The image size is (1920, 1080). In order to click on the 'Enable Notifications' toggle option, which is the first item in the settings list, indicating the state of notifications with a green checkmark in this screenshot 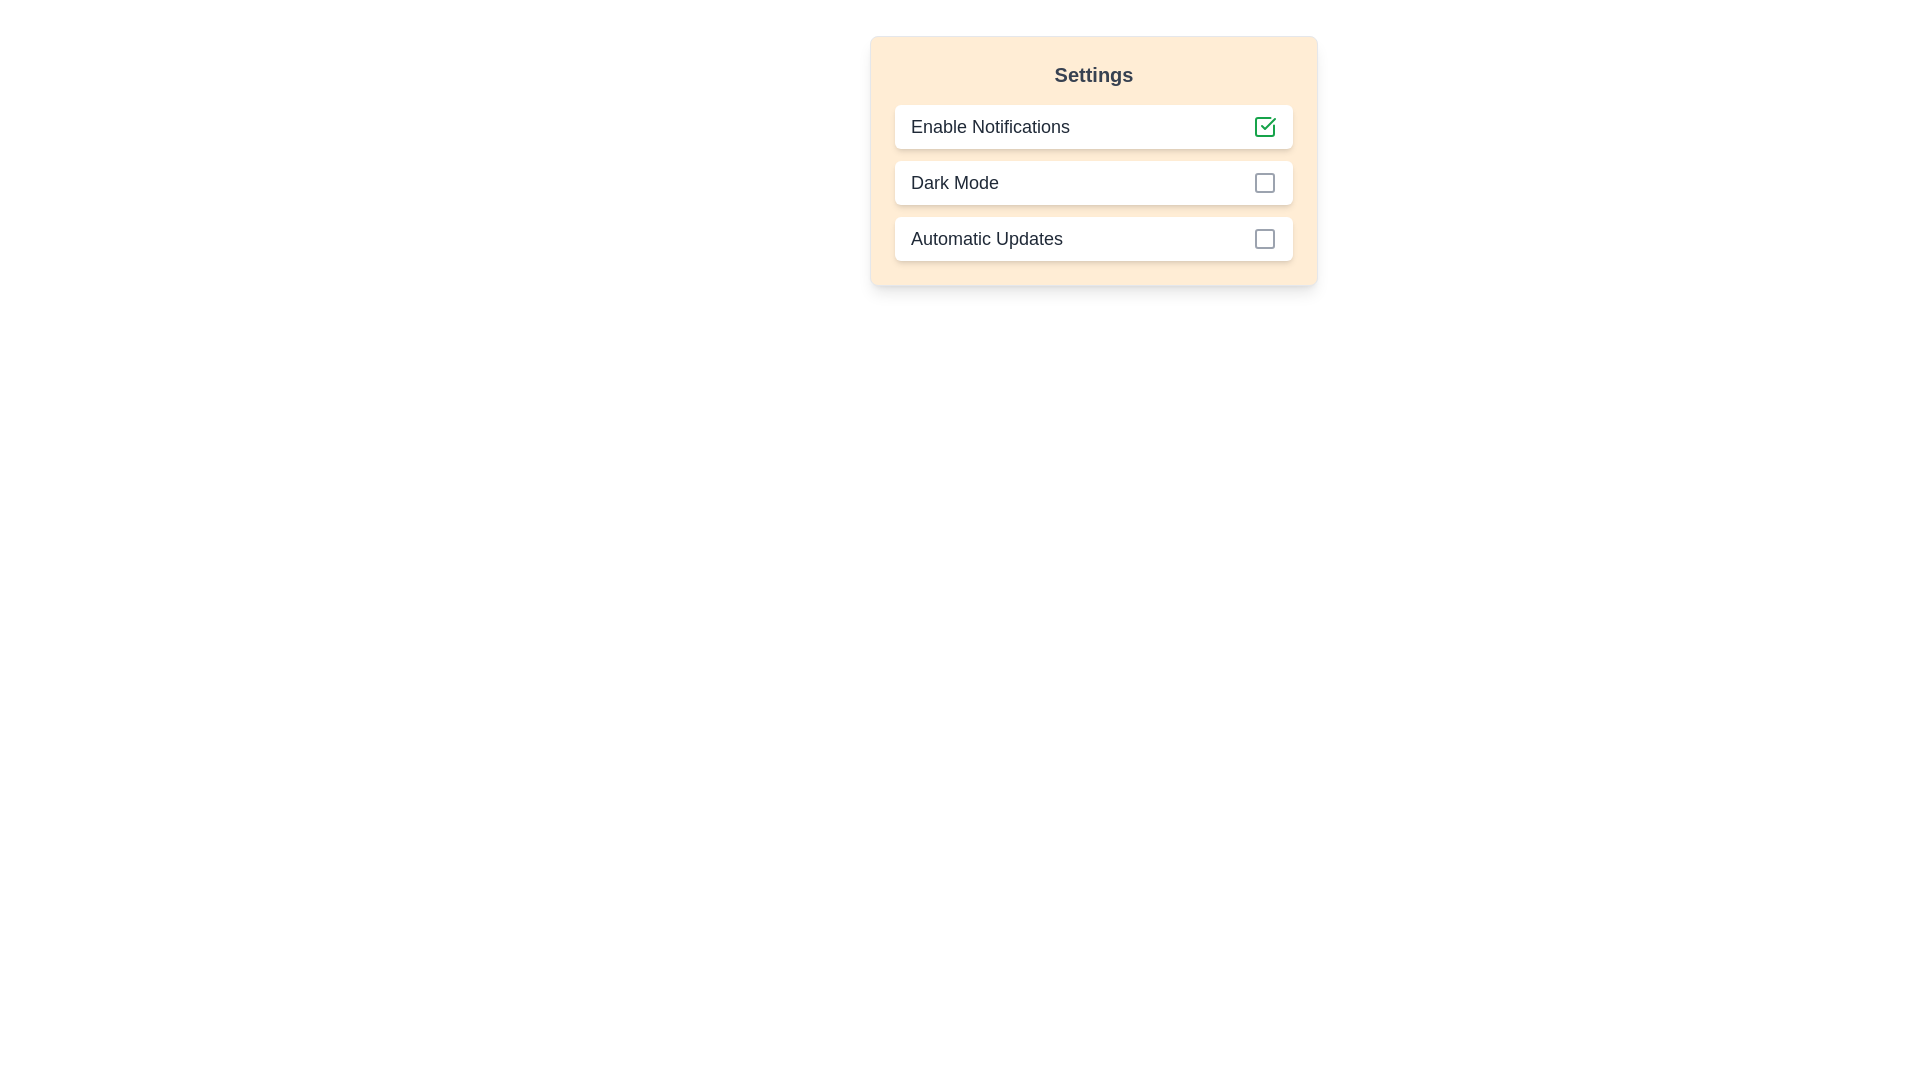, I will do `click(1093, 127)`.